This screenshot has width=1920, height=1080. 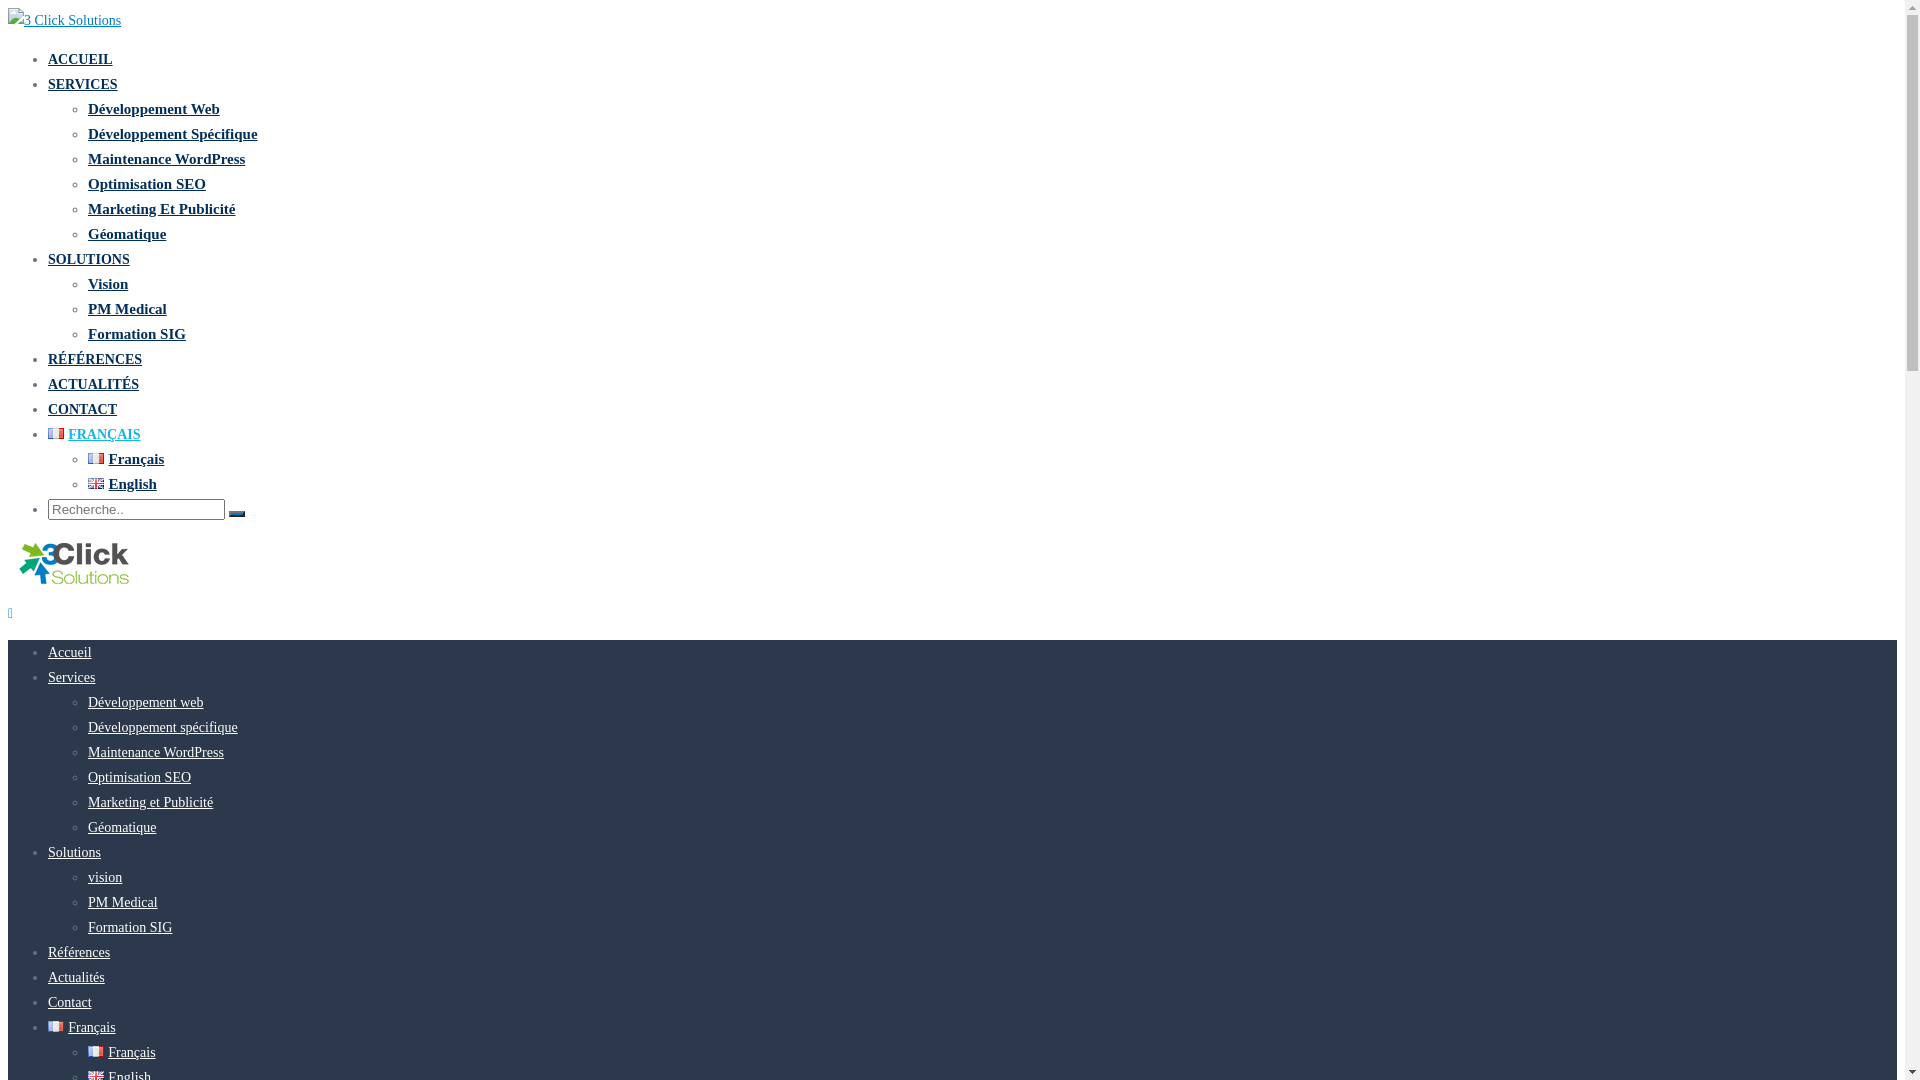 I want to click on 'PM Medical', so click(x=122, y=902).